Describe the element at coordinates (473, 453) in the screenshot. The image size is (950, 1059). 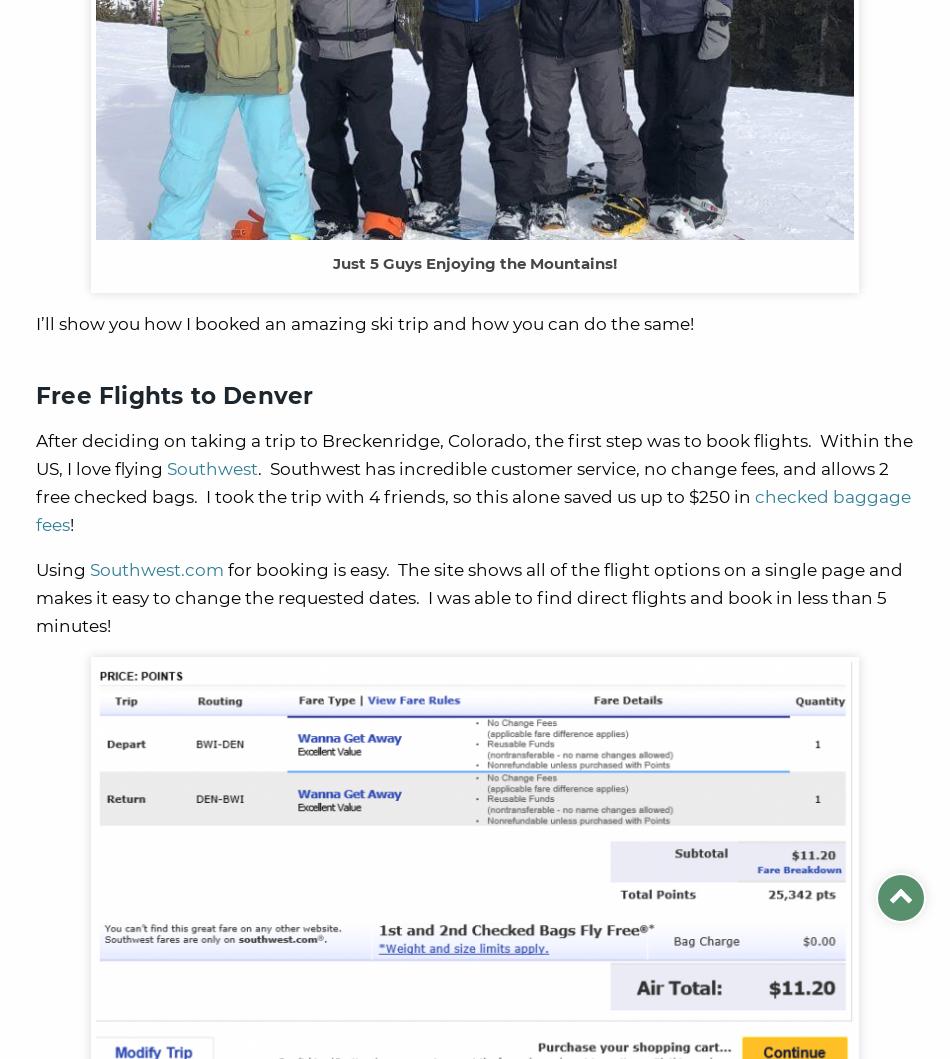
I see `'After deciding on taking a trip to Breckenridge, Colorado, the first step was to book flights.  Within the US, I love flying'` at that location.